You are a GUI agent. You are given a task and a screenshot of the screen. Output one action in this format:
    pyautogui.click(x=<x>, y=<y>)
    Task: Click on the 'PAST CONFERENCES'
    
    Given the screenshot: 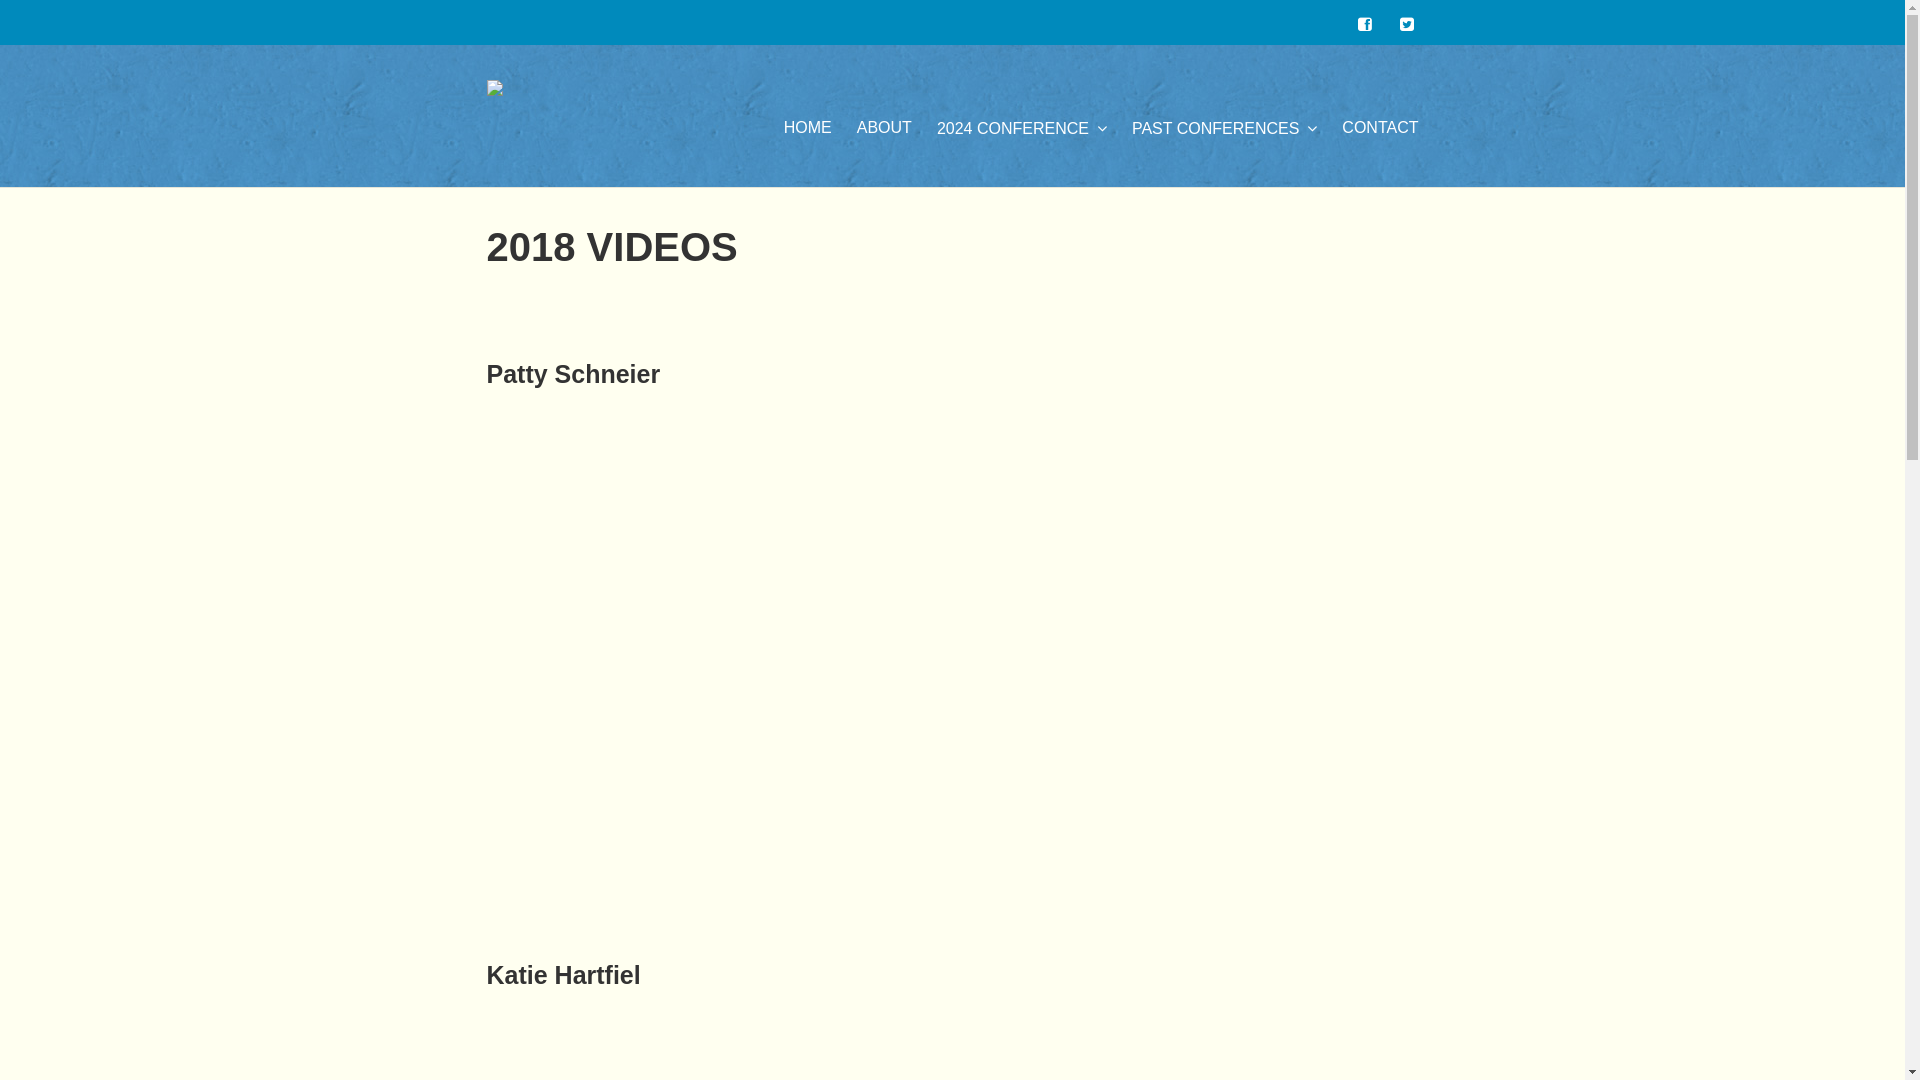 What is the action you would take?
    pyautogui.click(x=1223, y=149)
    